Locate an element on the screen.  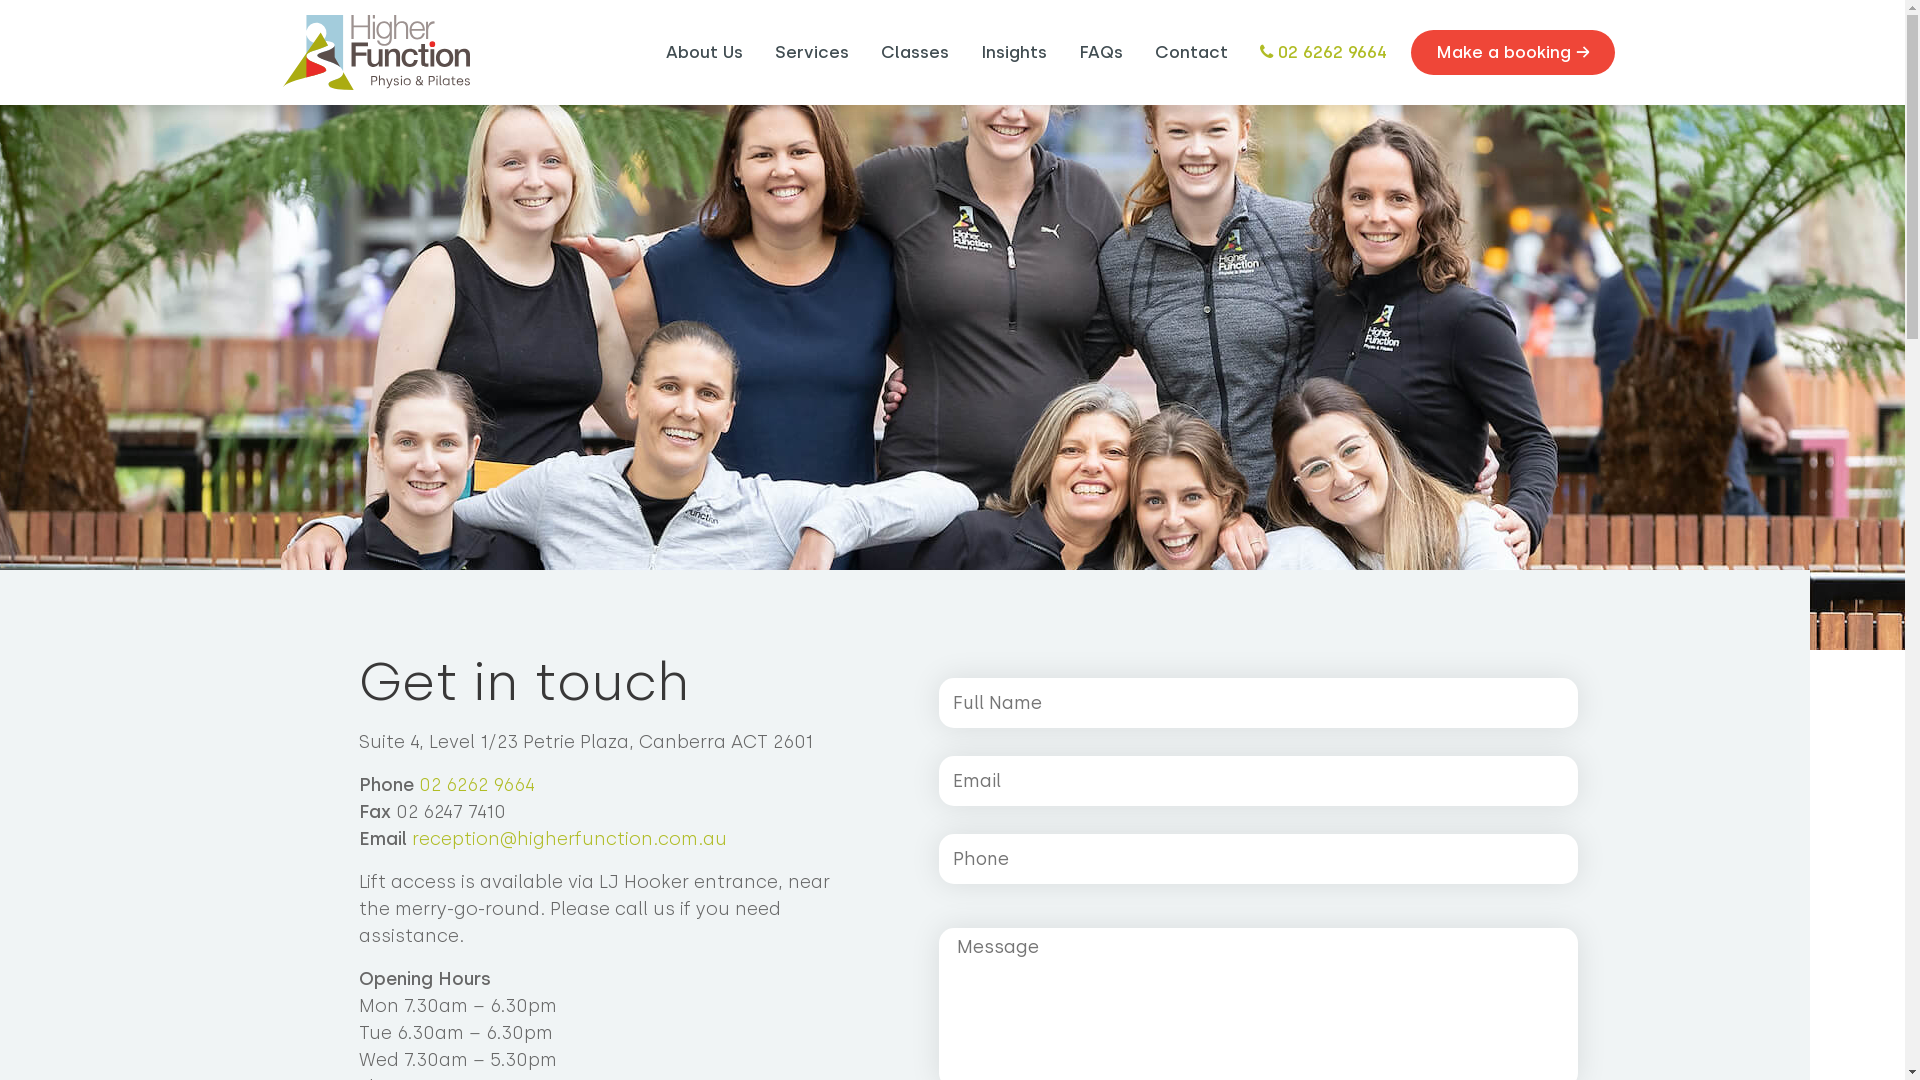
'Contact' is located at coordinates (1190, 52).